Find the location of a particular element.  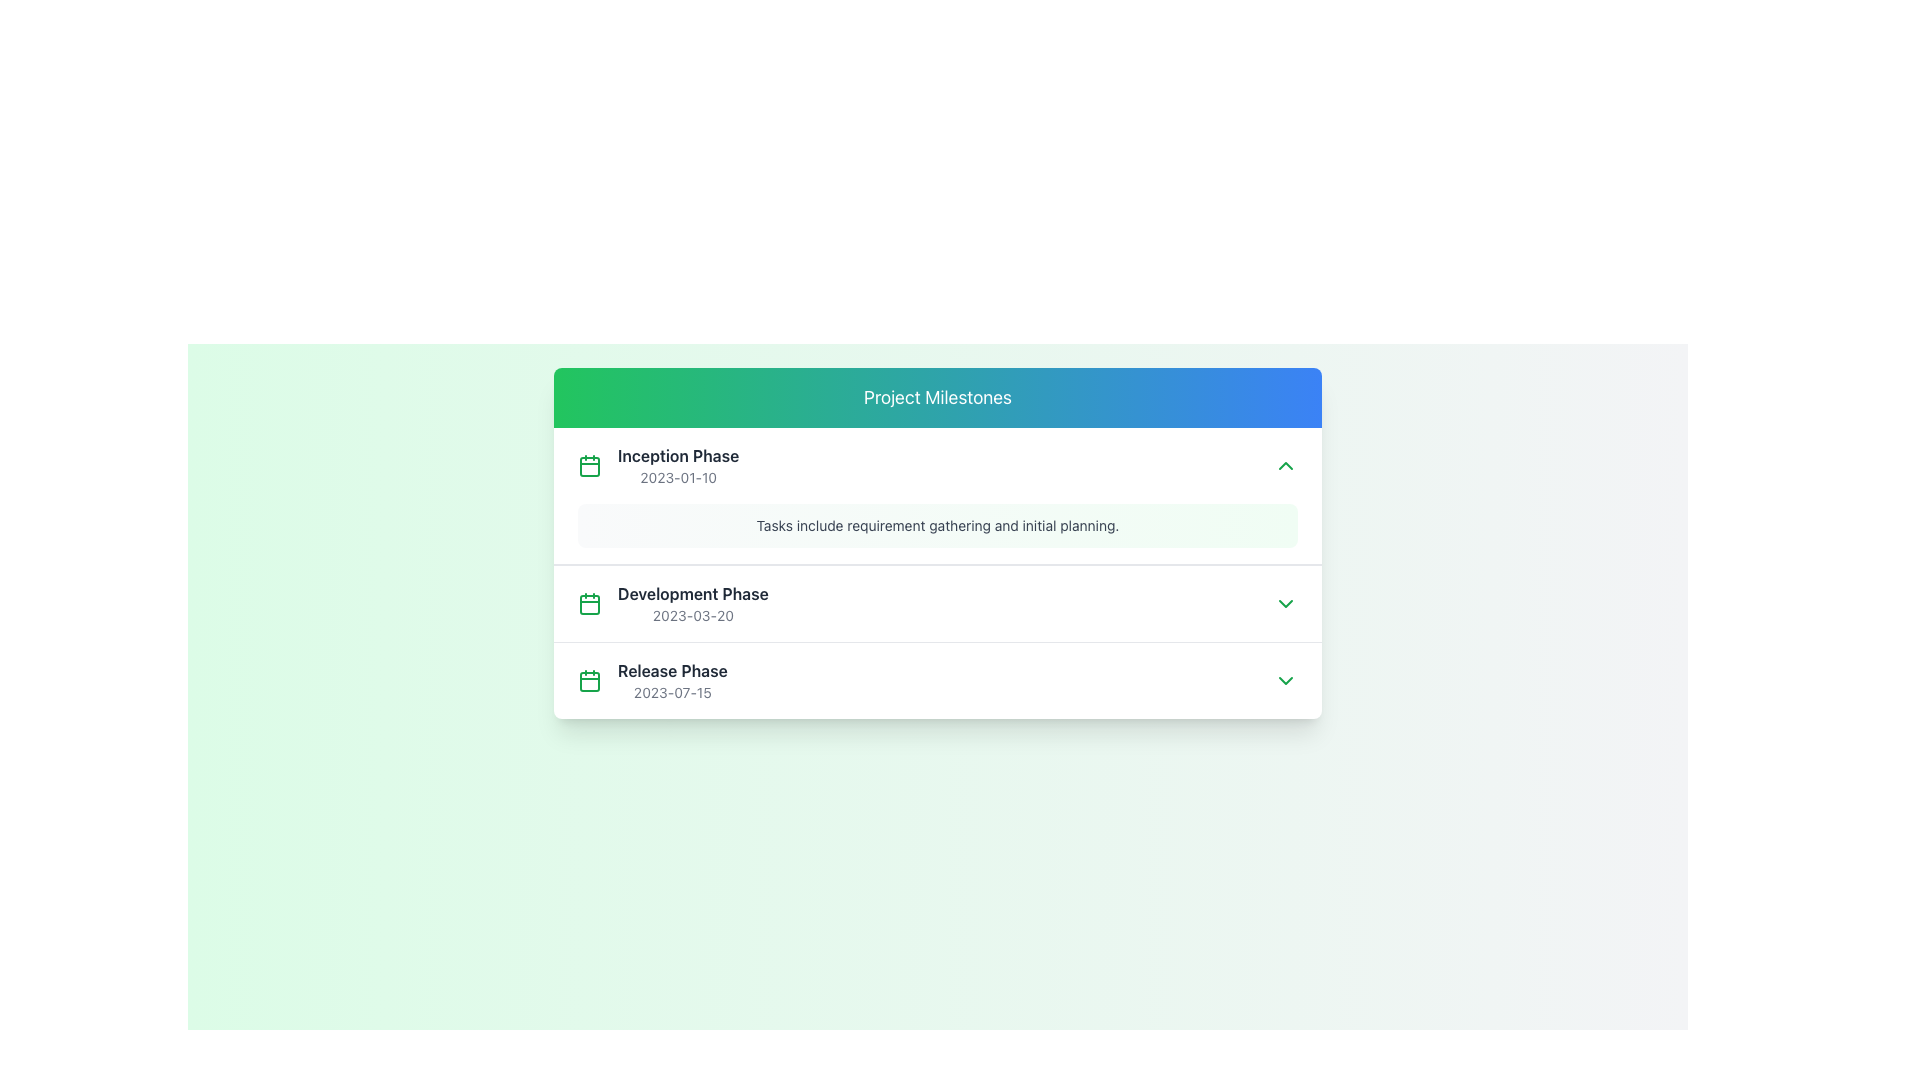

the Text Display Group with Icon that displays the milestone title 'Inception Phase' and the date '2023-01-10' is located at coordinates (658, 466).